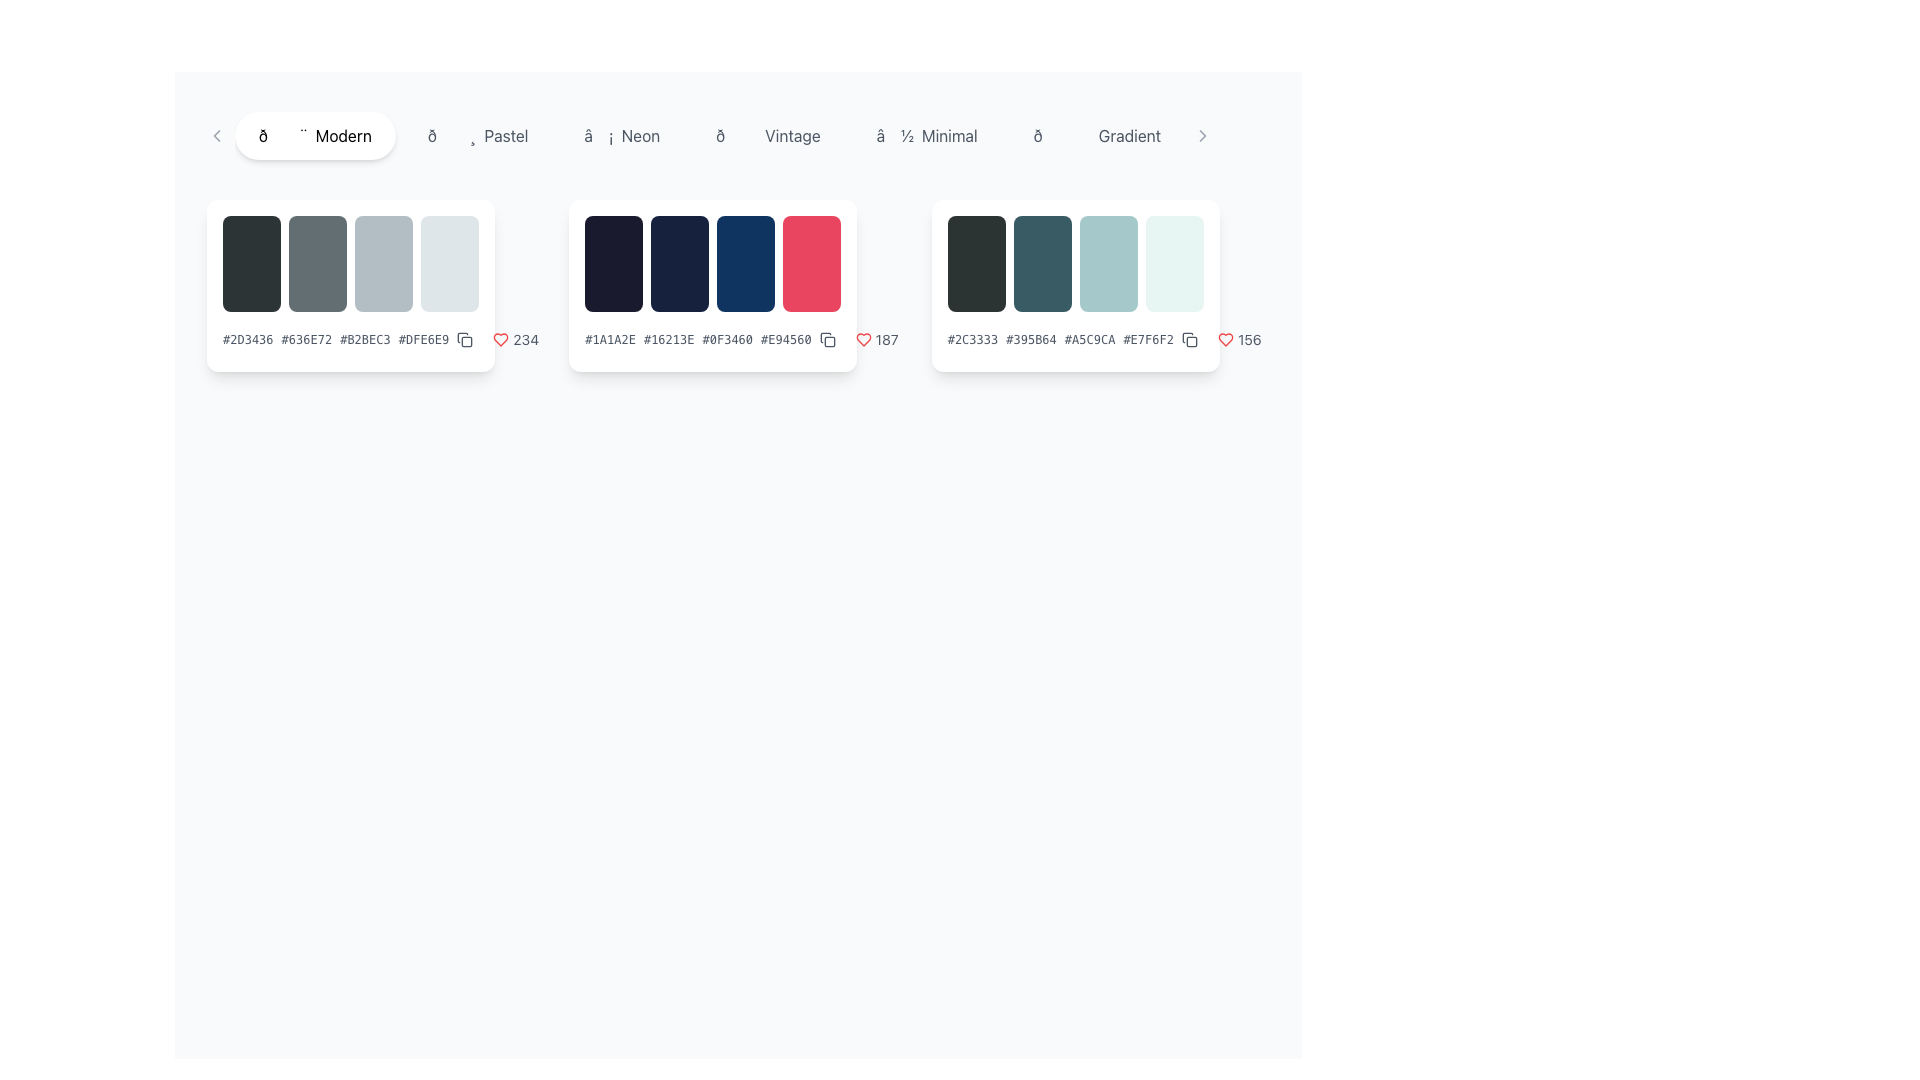  Describe the element at coordinates (713, 262) in the screenshot. I see `the Color Display Strip located in the middle card of the horizontally scrolling color palette` at that location.